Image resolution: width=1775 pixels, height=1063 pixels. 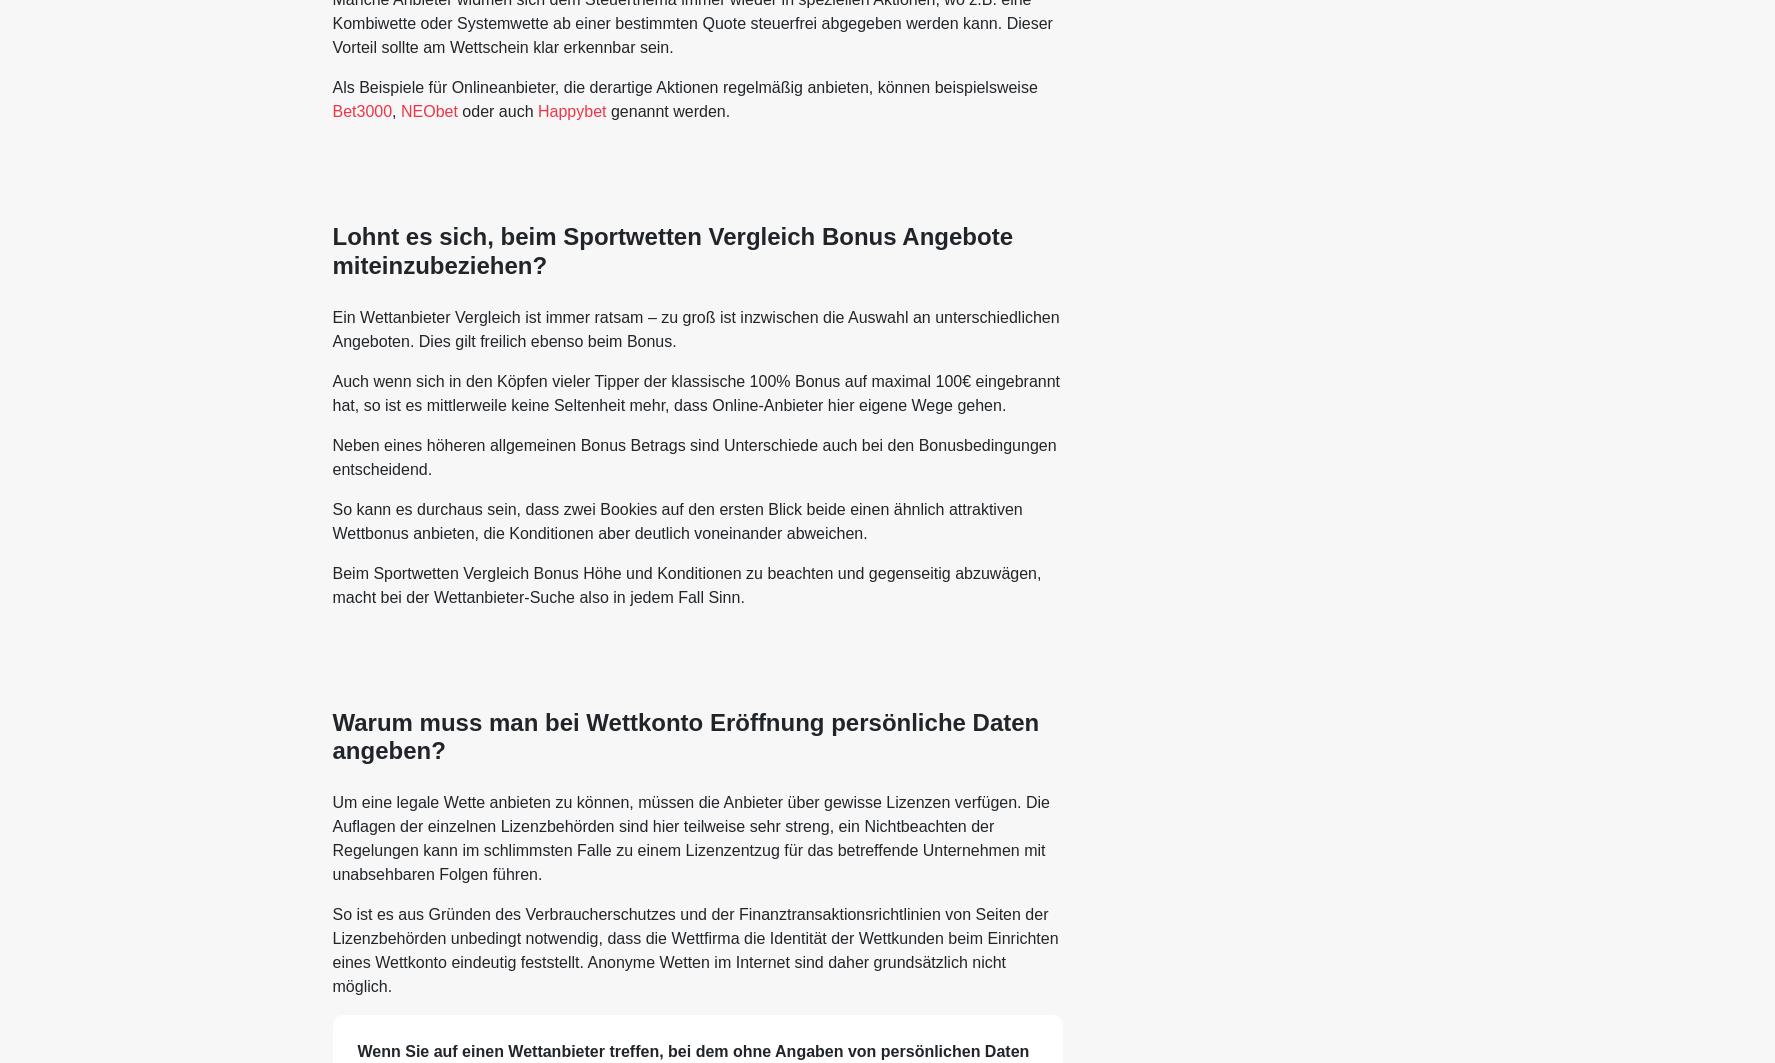 I want to click on 'Beim Sportwetten Vergleich Bonus Höhe und Konditionen zu beachten und gegenseitig abzuwägen, macht bei der Wettanbieter-Suche also in jedem Fall Sinn.', so click(x=330, y=583).